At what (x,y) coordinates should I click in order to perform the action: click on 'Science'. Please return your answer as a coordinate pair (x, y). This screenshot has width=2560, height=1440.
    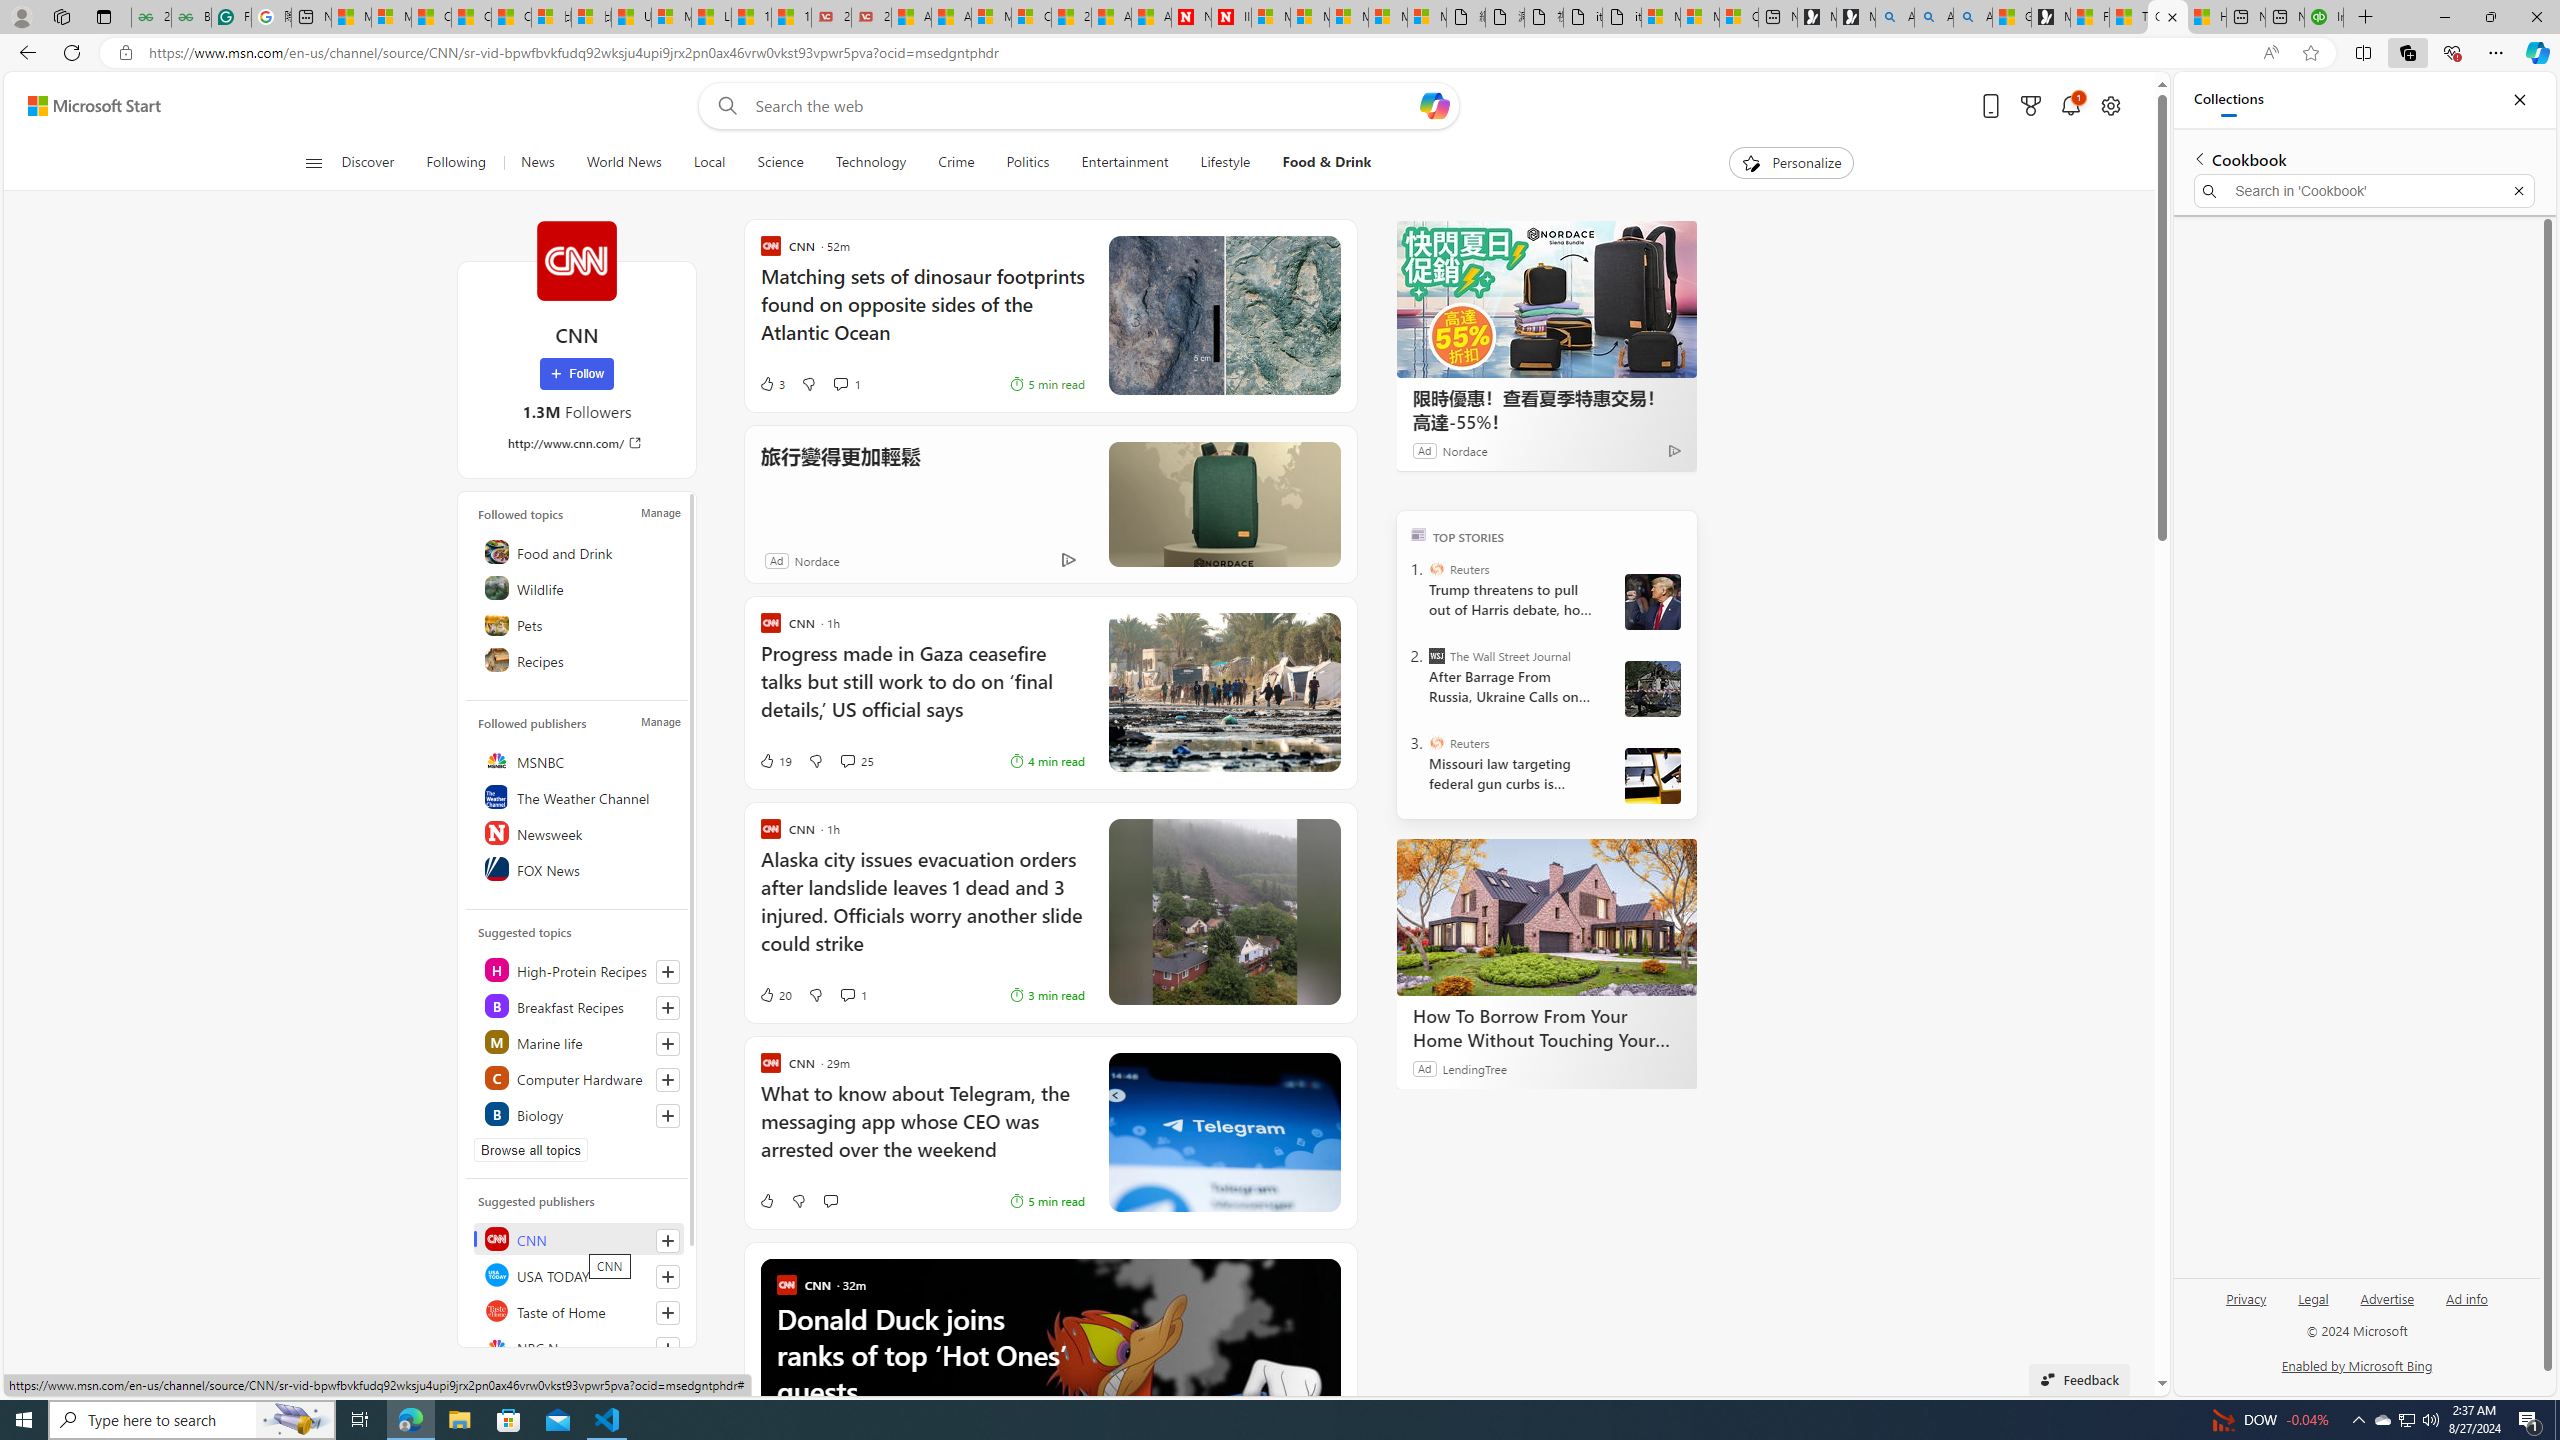
    Looking at the image, I should click on (779, 162).